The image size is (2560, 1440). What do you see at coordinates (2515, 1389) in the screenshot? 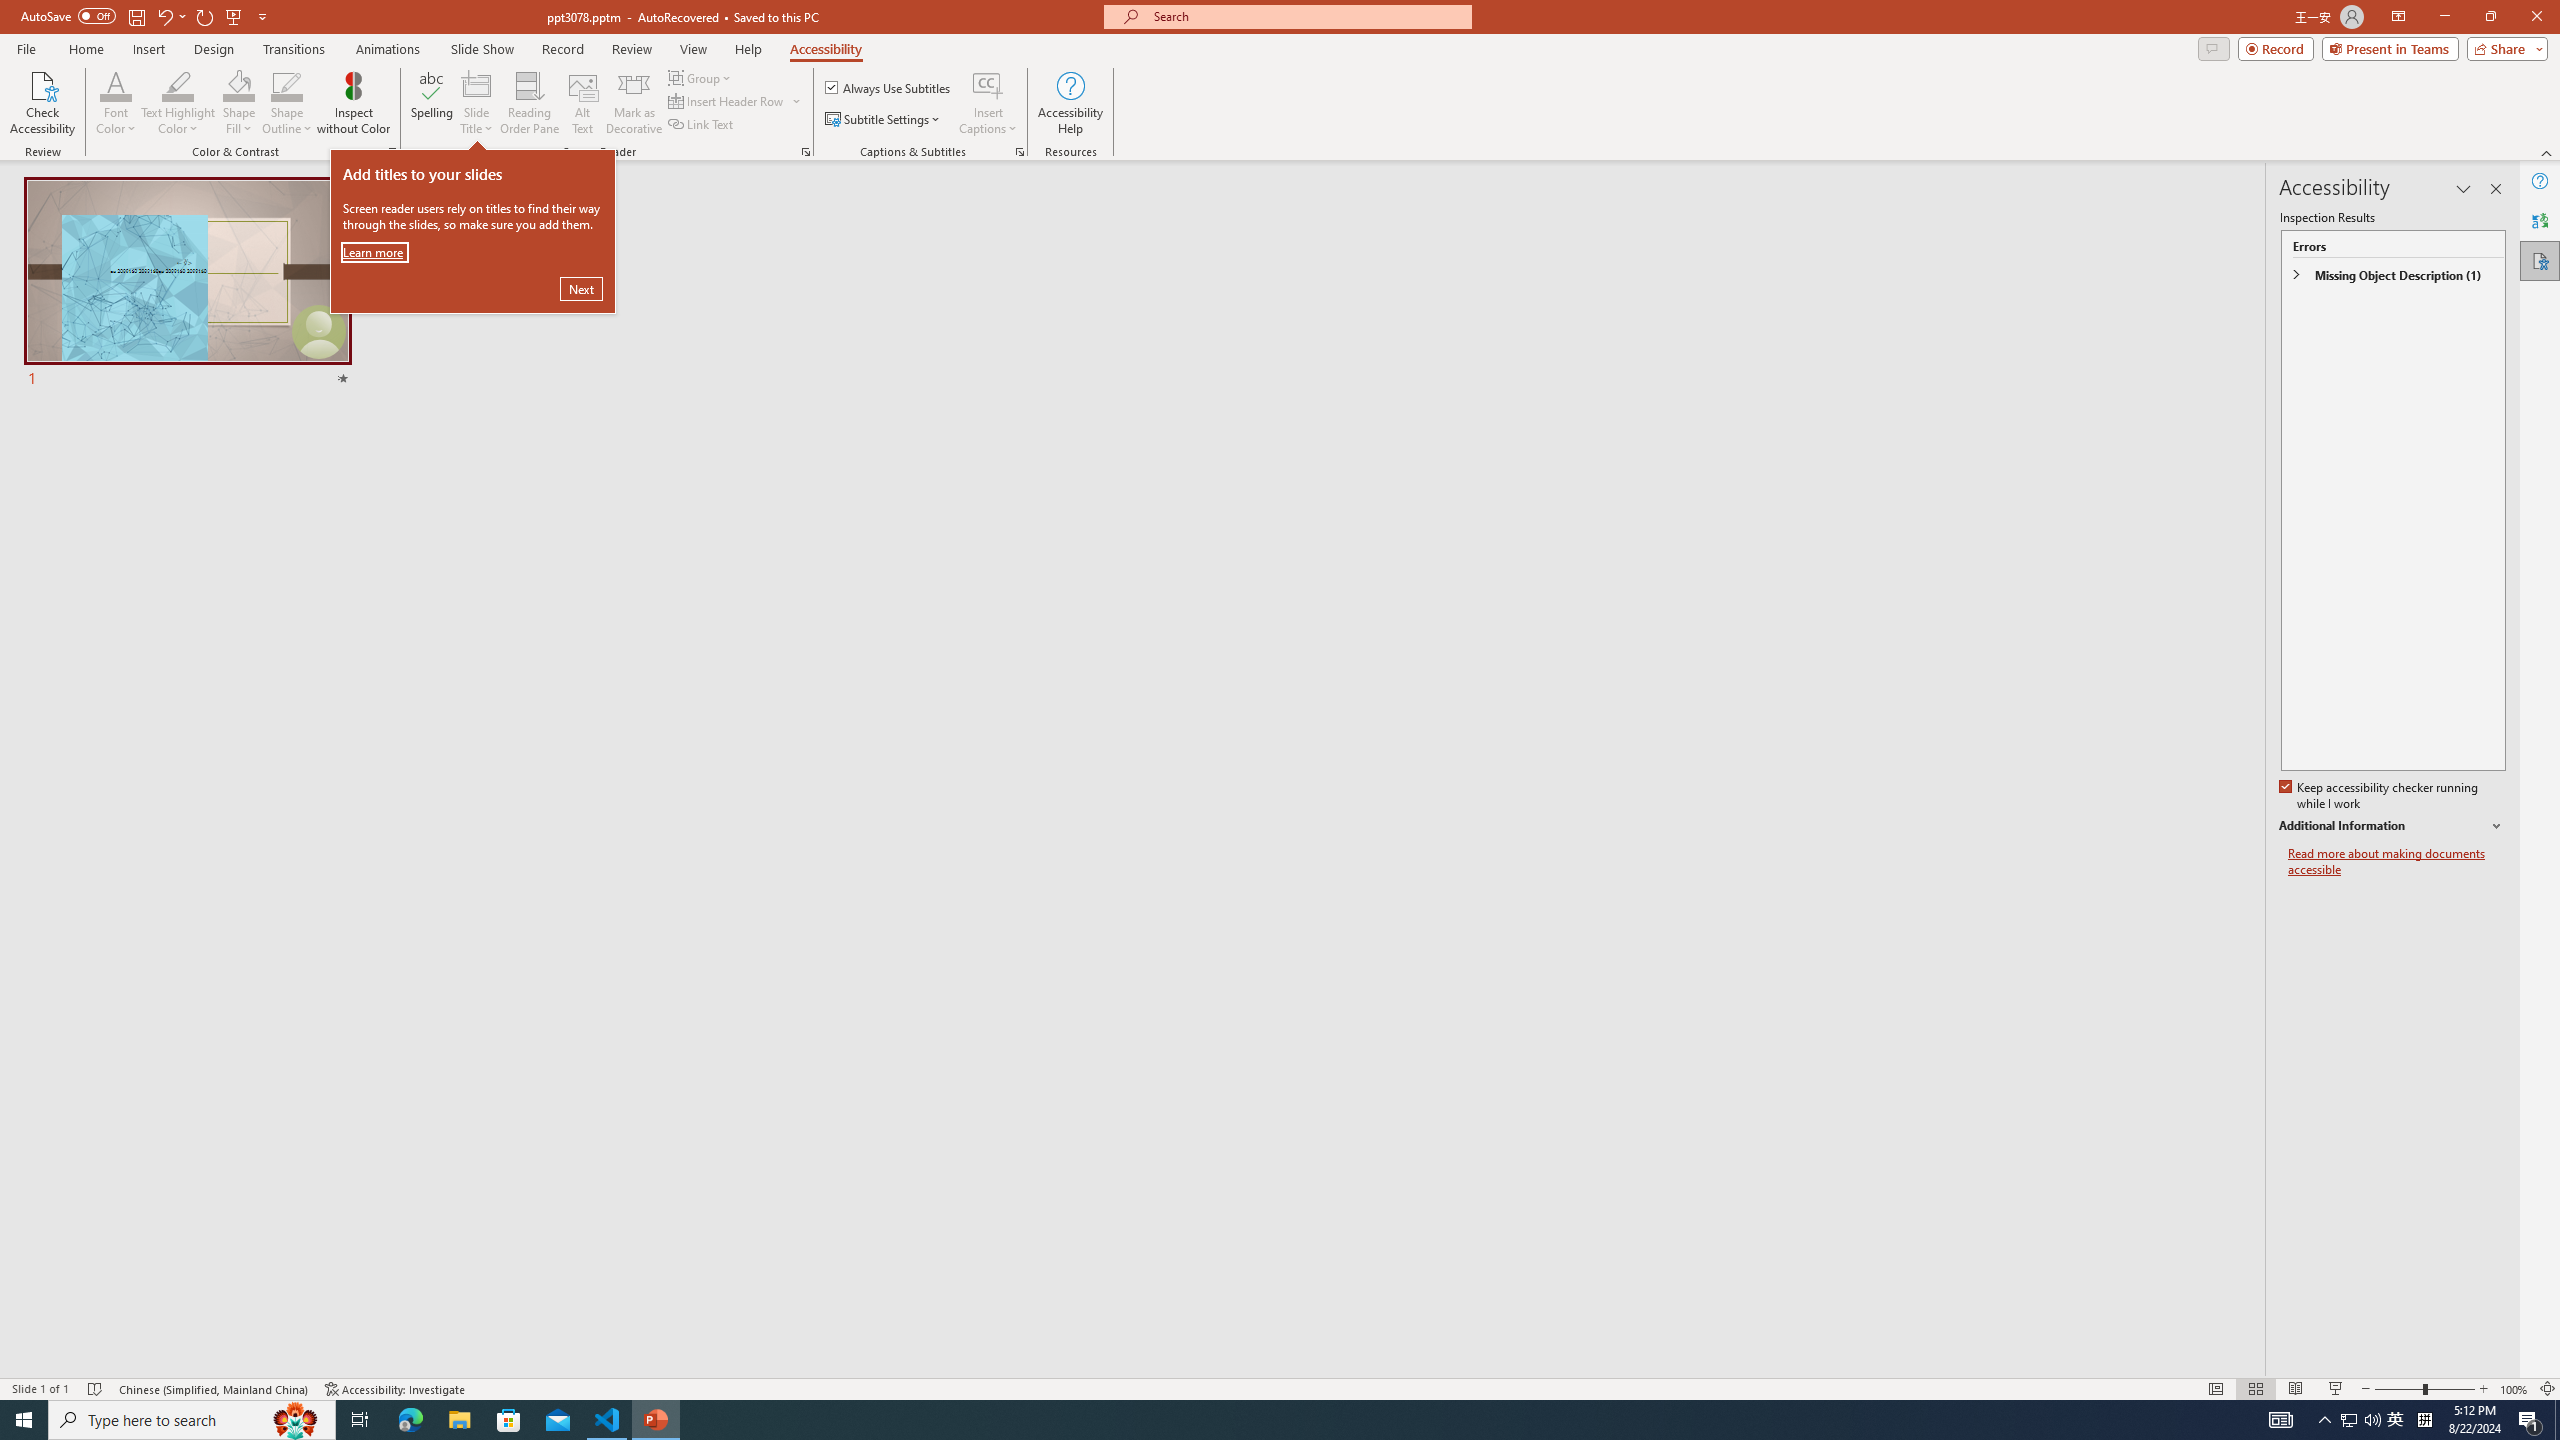
I see `'Zoom 100%'` at bounding box center [2515, 1389].